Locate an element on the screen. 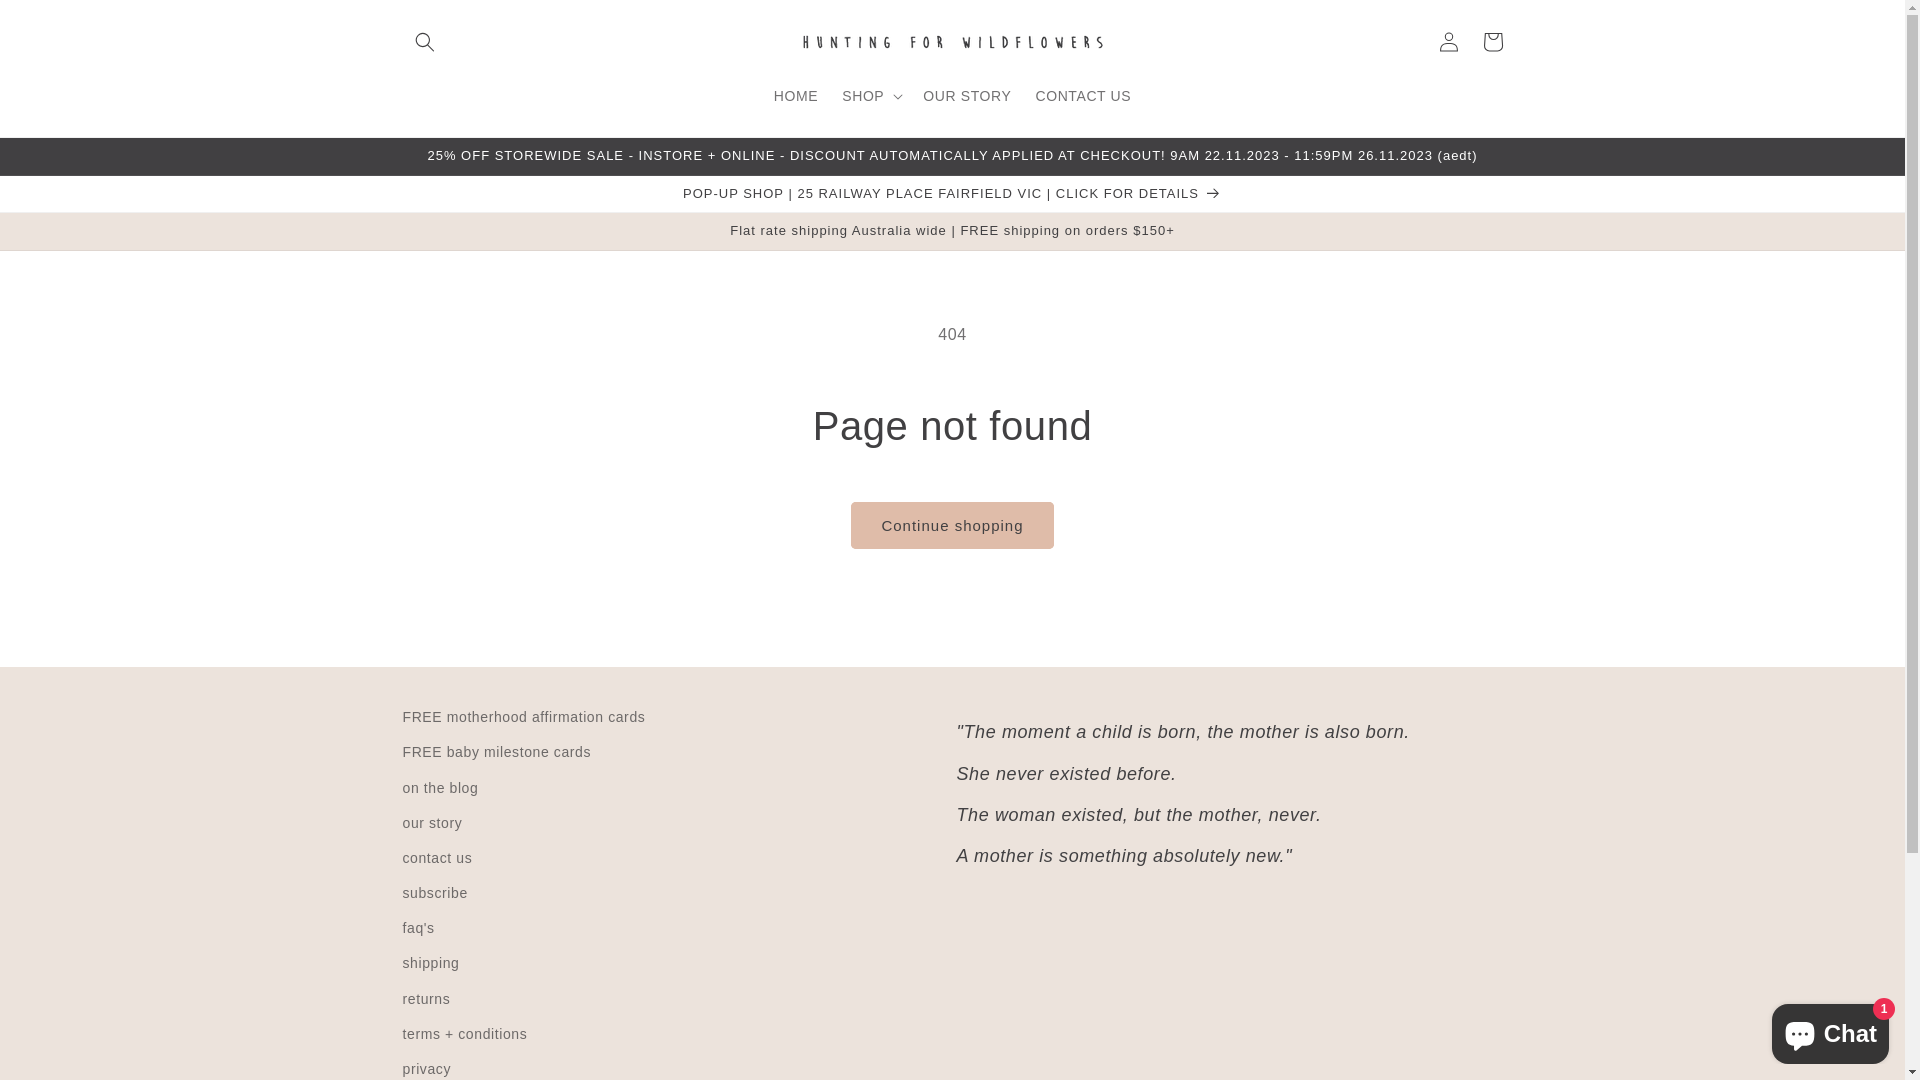 The width and height of the screenshot is (1920, 1080). 'shipping' is located at coordinates (429, 962).